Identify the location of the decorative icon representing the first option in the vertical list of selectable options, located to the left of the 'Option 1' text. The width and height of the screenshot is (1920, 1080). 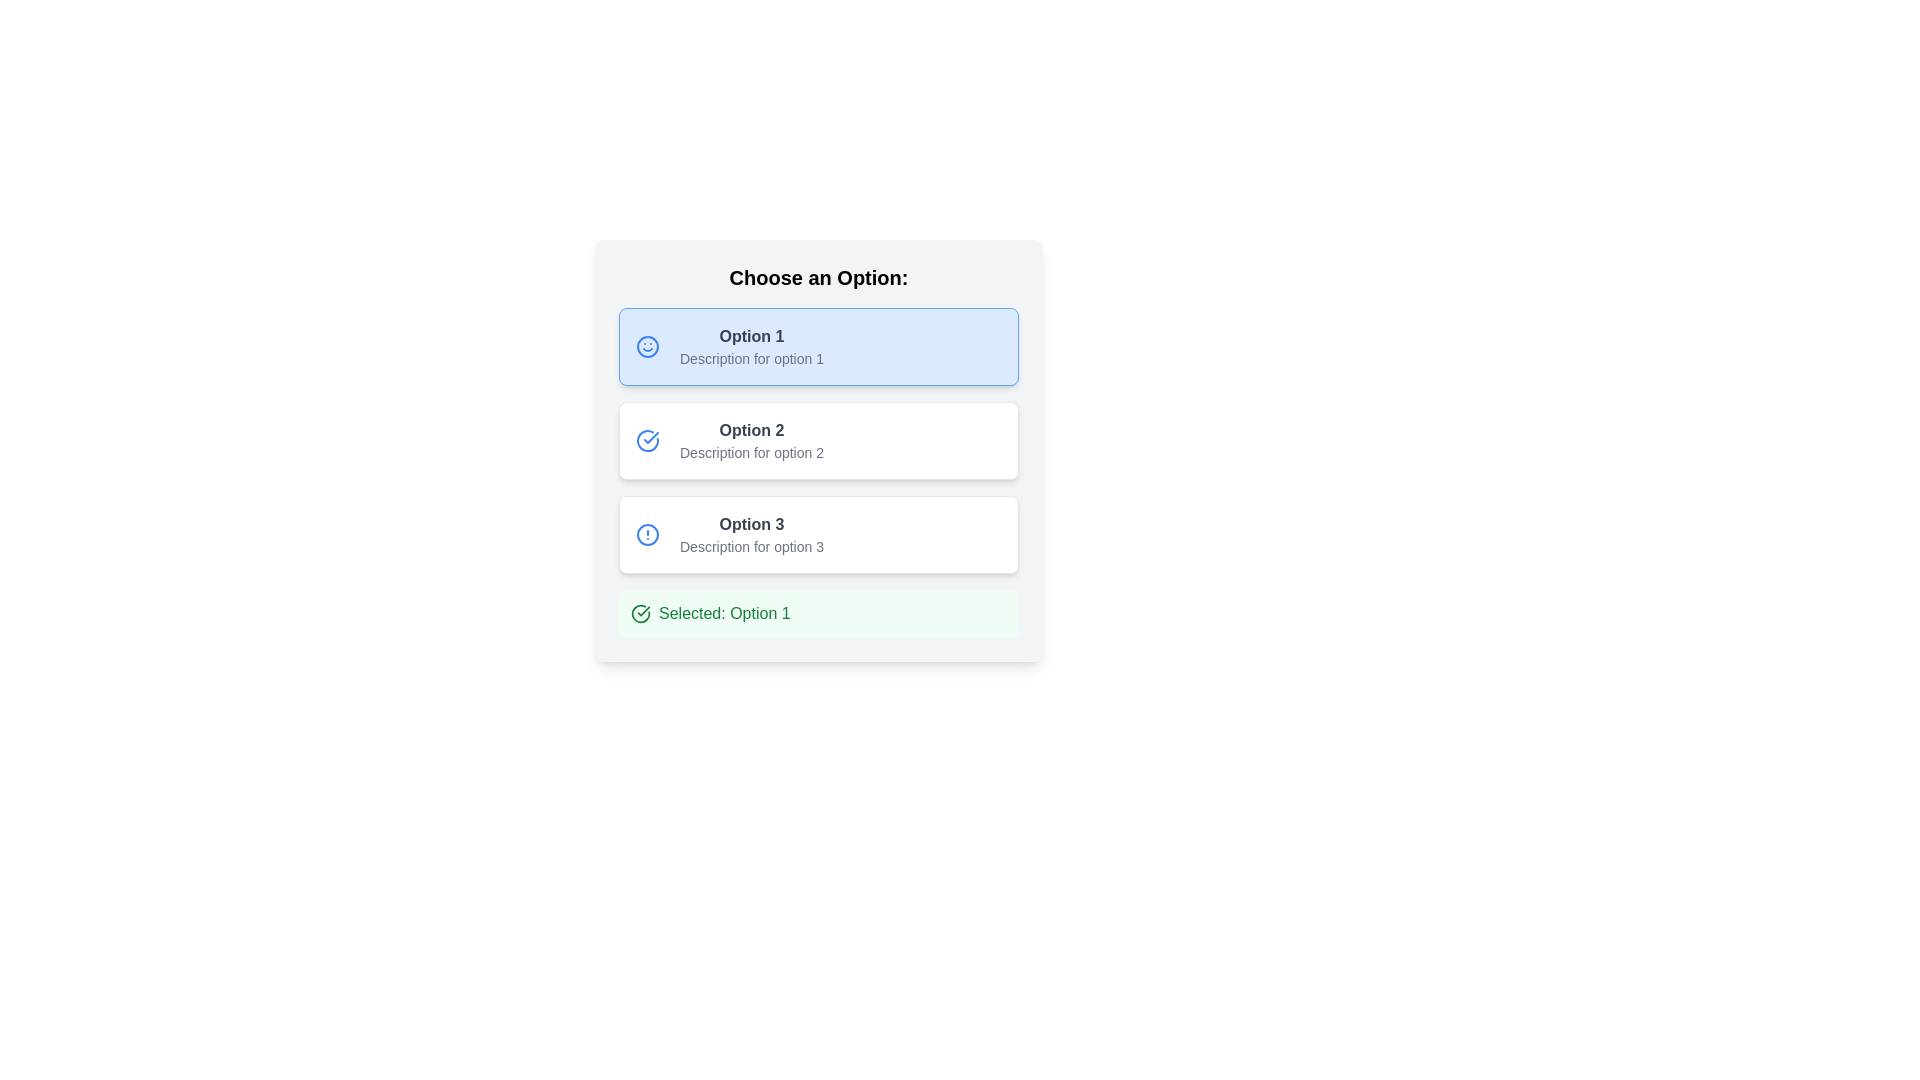
(648, 346).